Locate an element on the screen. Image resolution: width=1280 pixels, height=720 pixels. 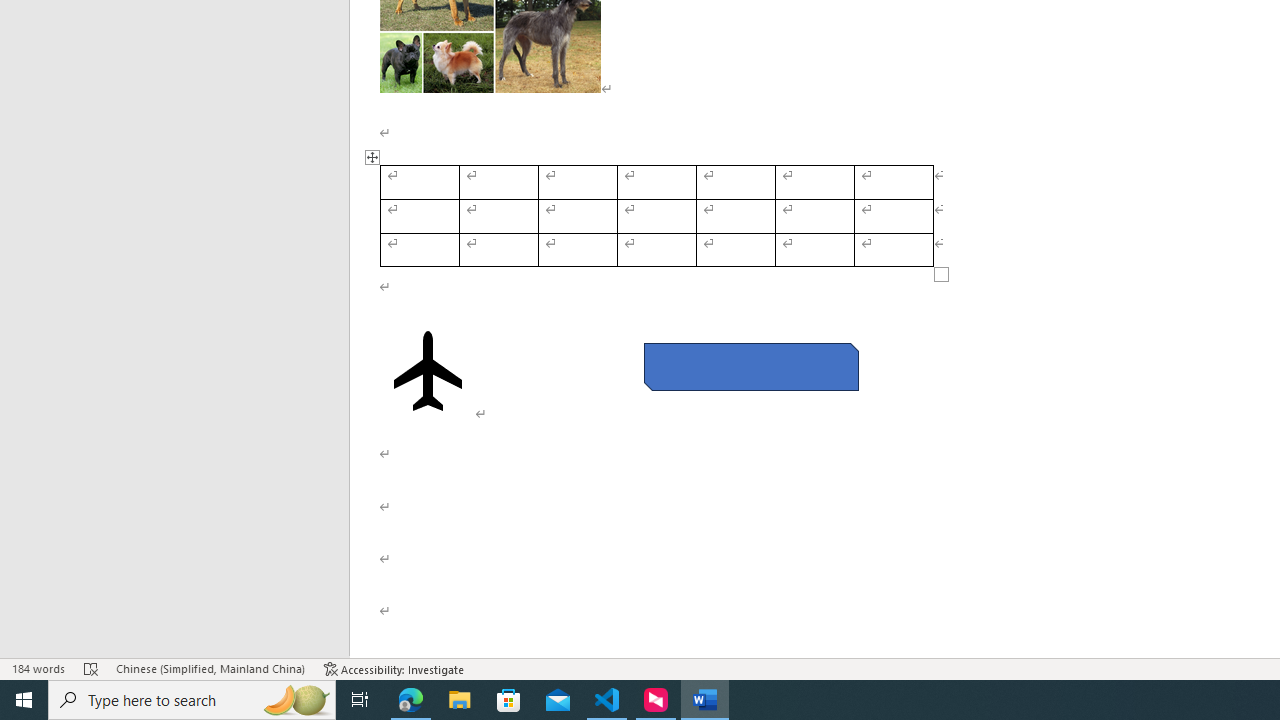
'Visual Studio Code - 1 running window' is located at coordinates (606, 698).